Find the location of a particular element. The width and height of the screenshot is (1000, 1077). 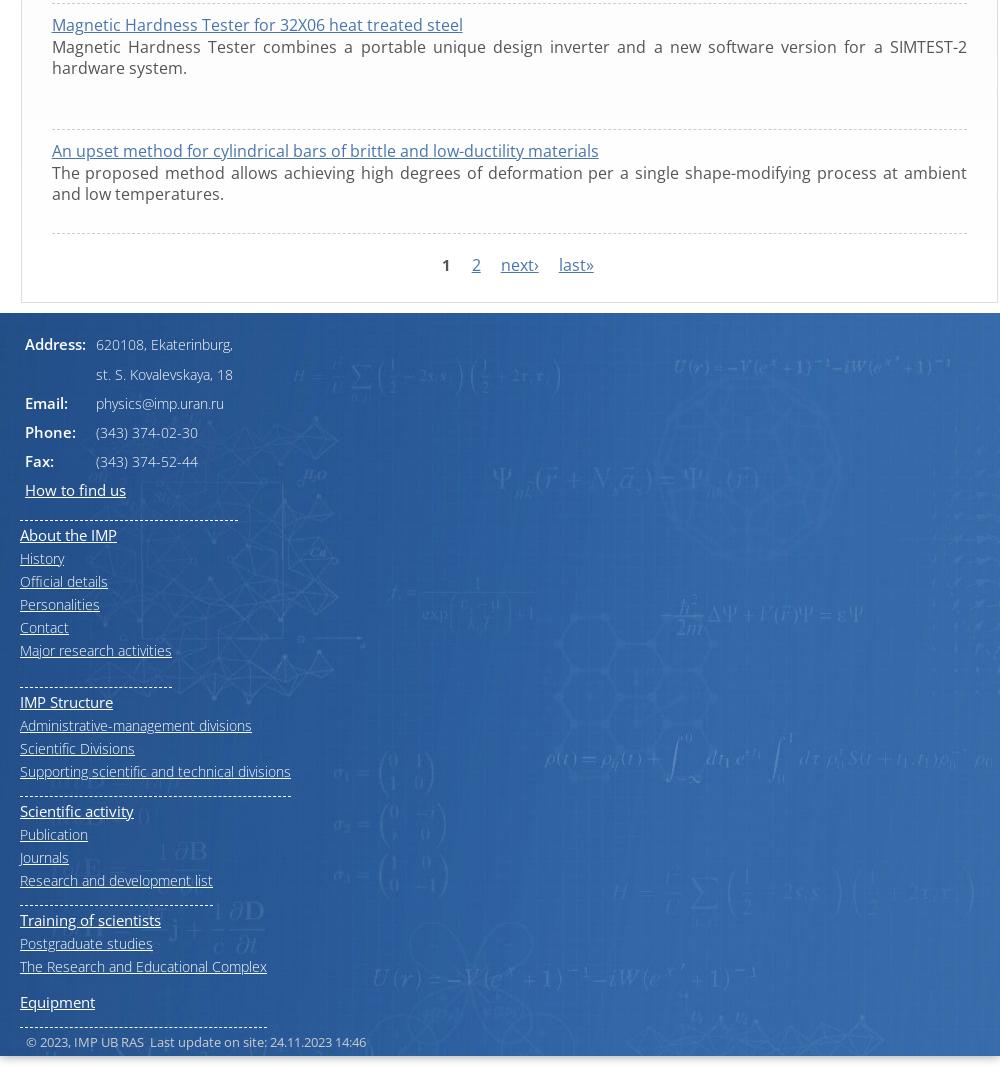

'An upset method for cylindrical bars of brittle and low-ductility materials' is located at coordinates (323, 150).